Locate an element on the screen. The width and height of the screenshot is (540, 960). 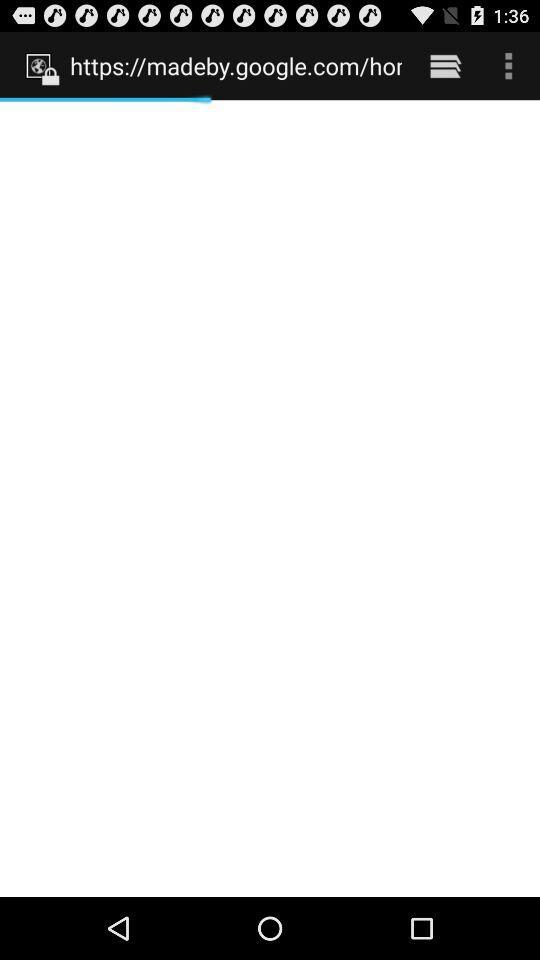
item to the right of https madeby google item is located at coordinates (445, 65).